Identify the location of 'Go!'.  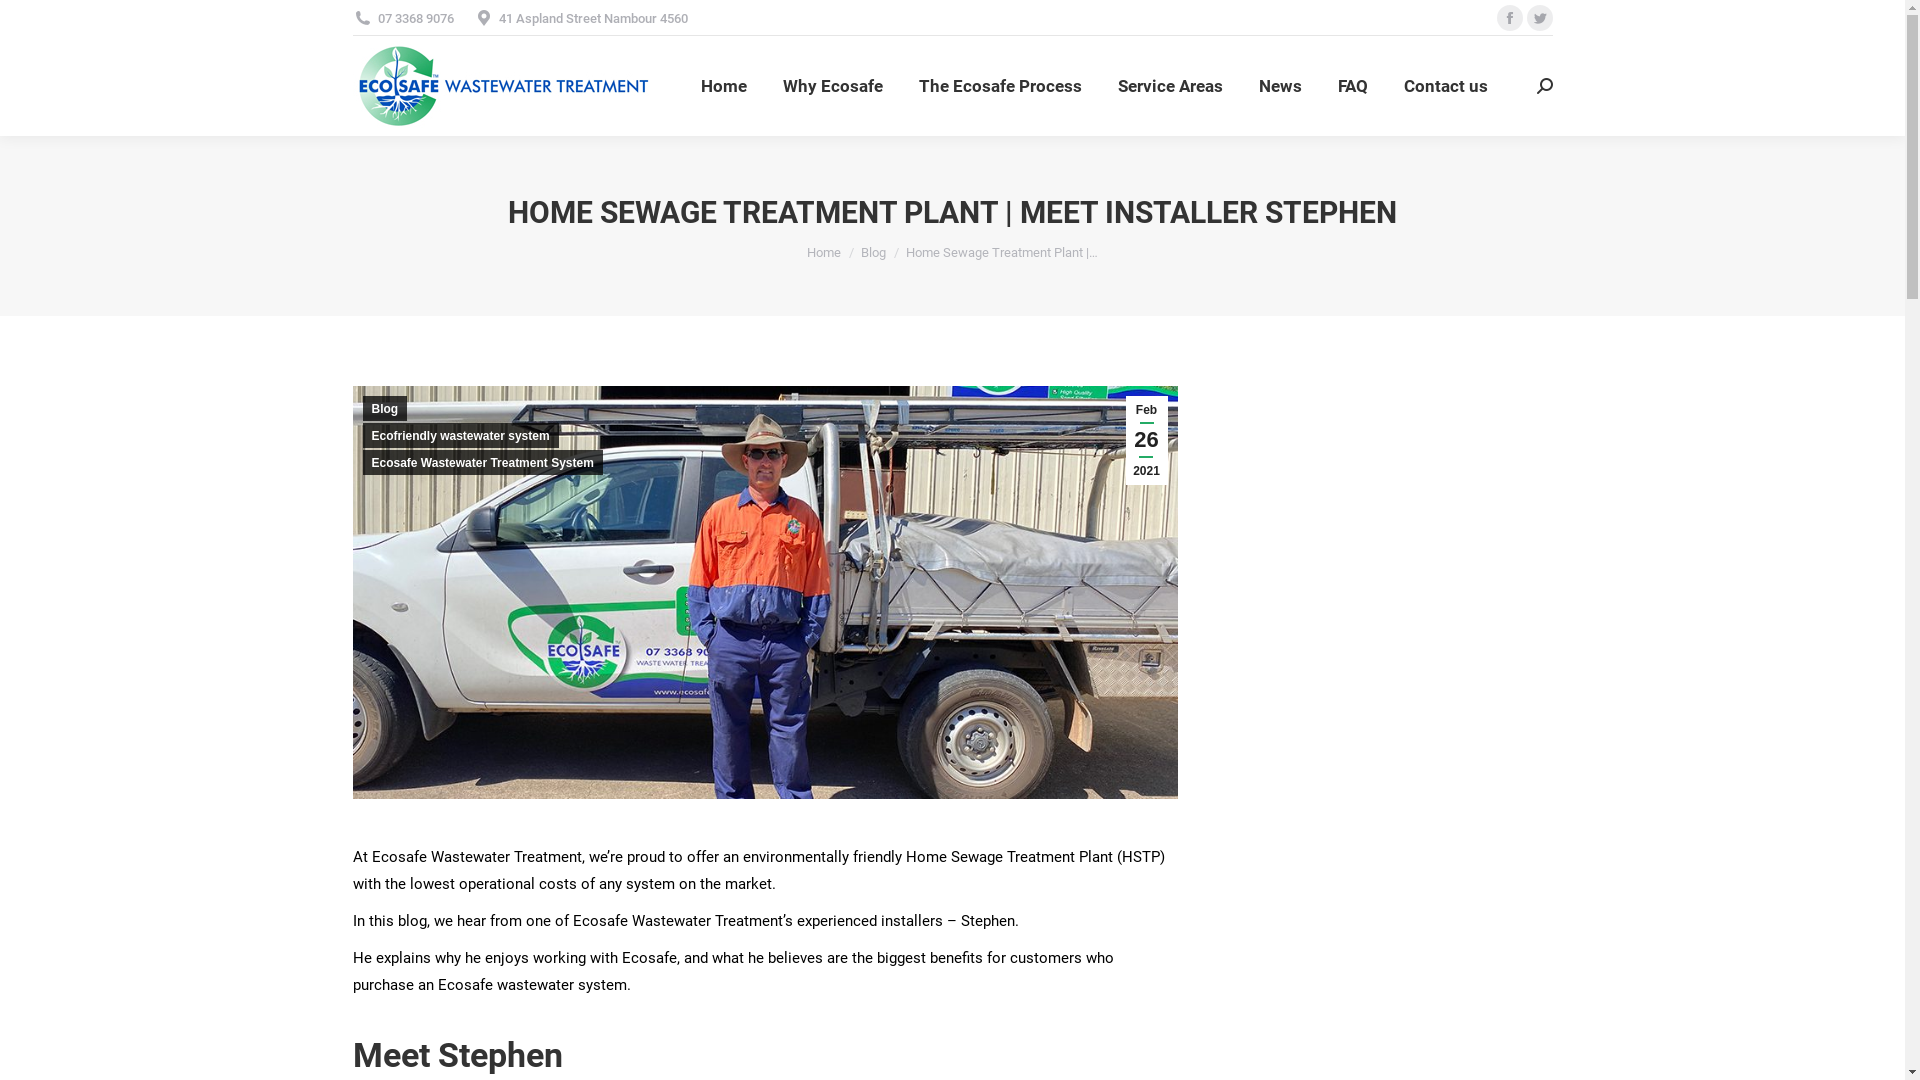
(30, 22).